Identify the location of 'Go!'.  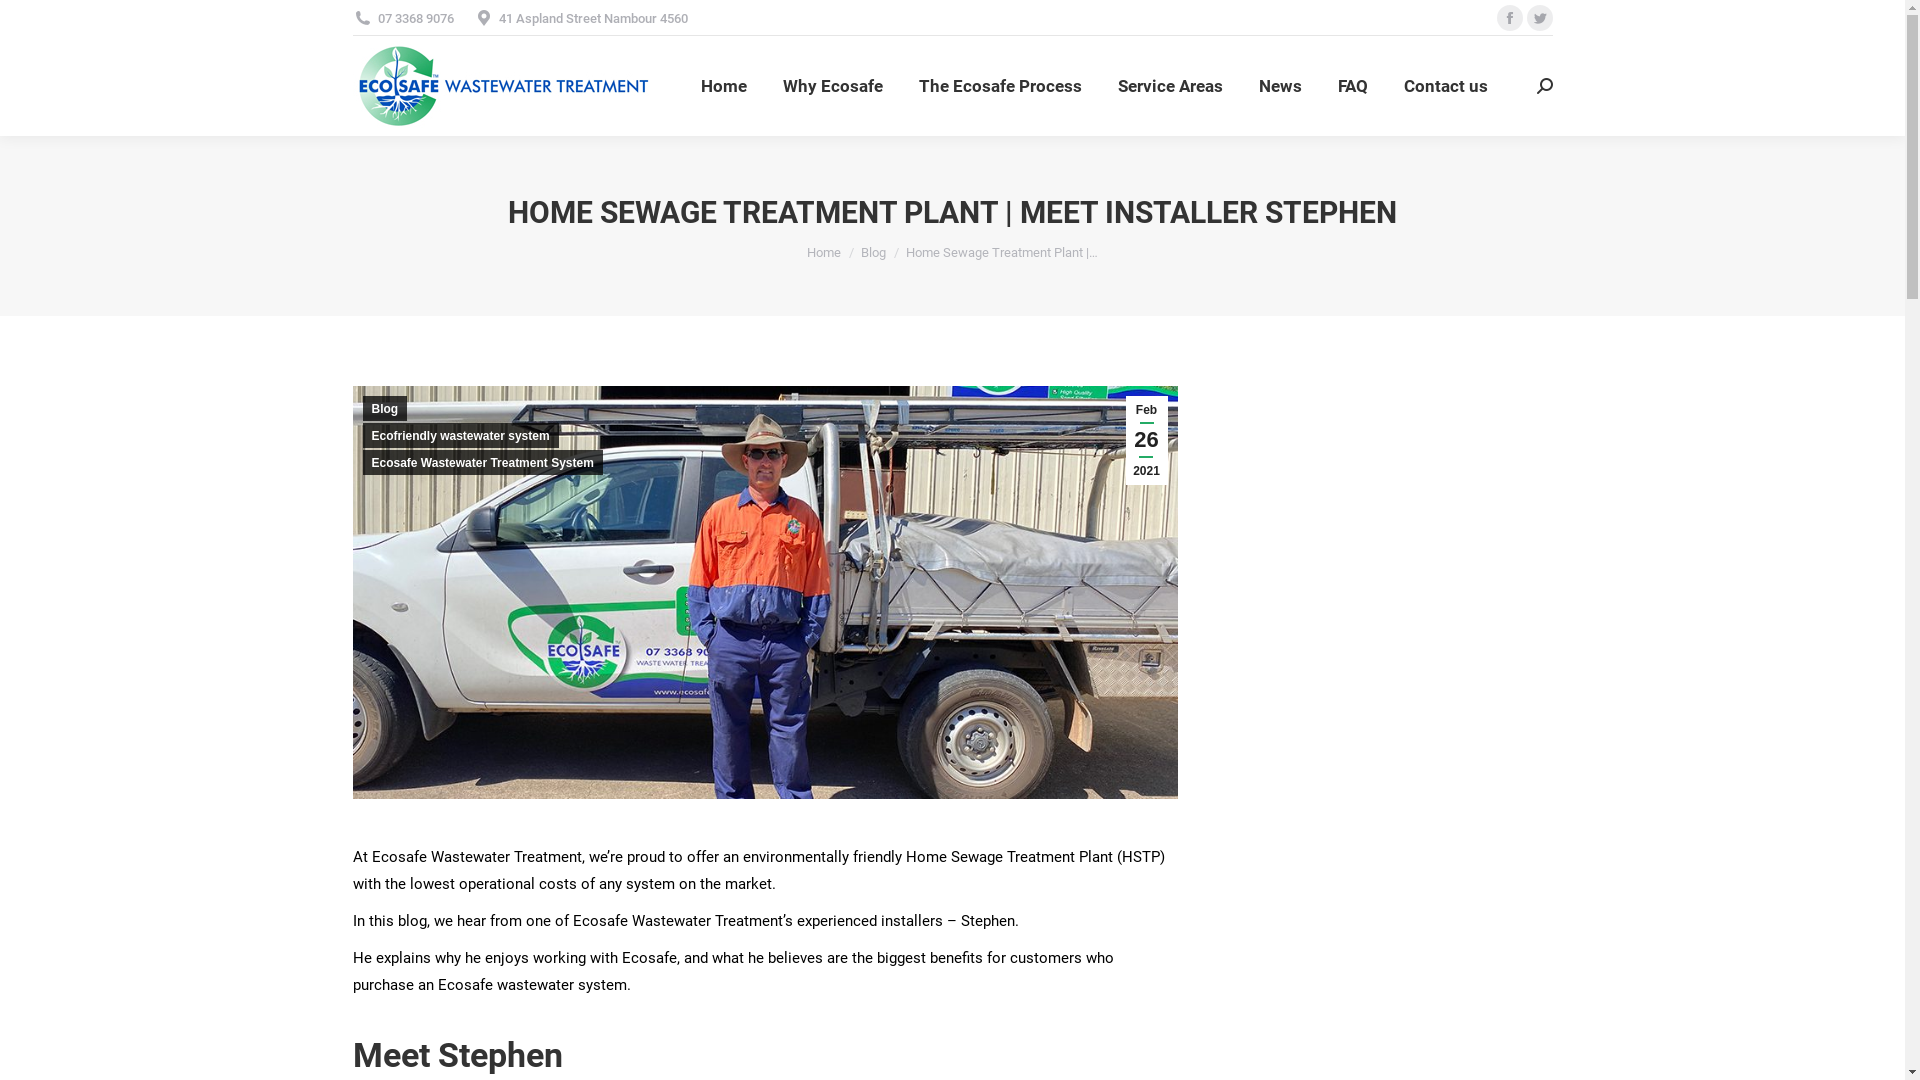
(30, 22).